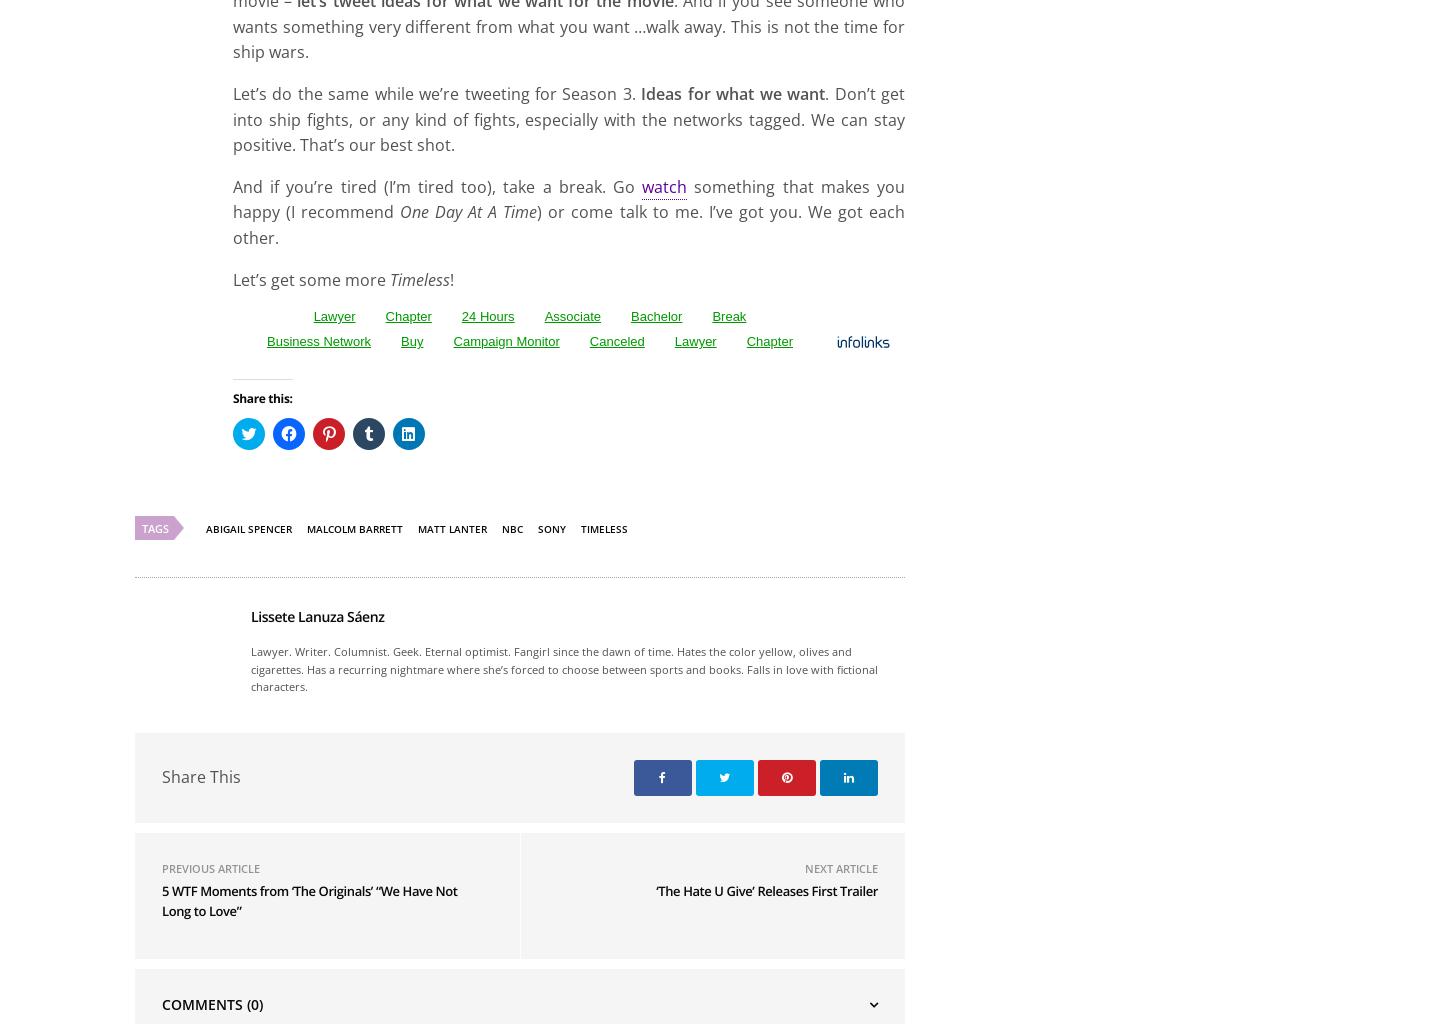 The height and width of the screenshot is (1024, 1440). What do you see at coordinates (483, 235) in the screenshot?
I see `'let’s tweet ideas for what we want for the movie'` at bounding box center [483, 235].